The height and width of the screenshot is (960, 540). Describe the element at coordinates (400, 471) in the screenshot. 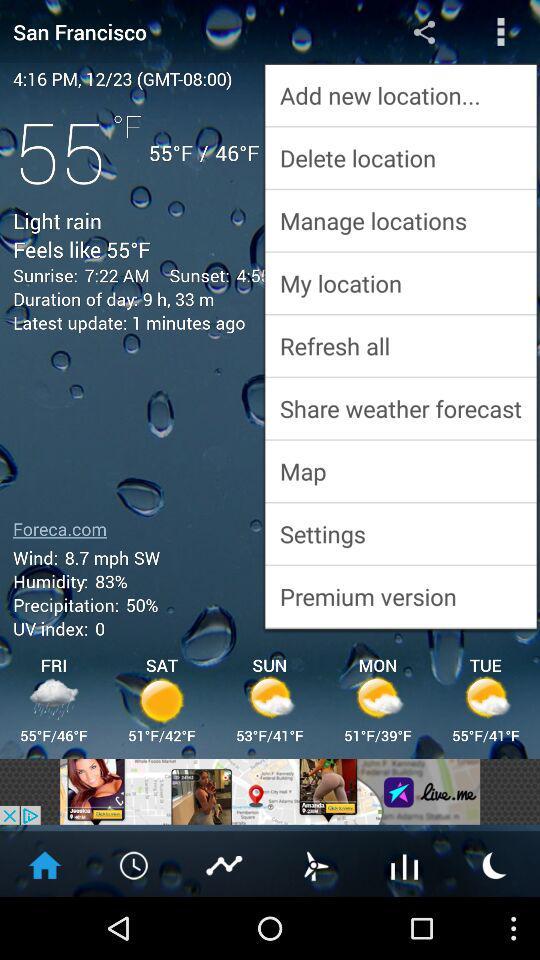

I see `map` at that location.